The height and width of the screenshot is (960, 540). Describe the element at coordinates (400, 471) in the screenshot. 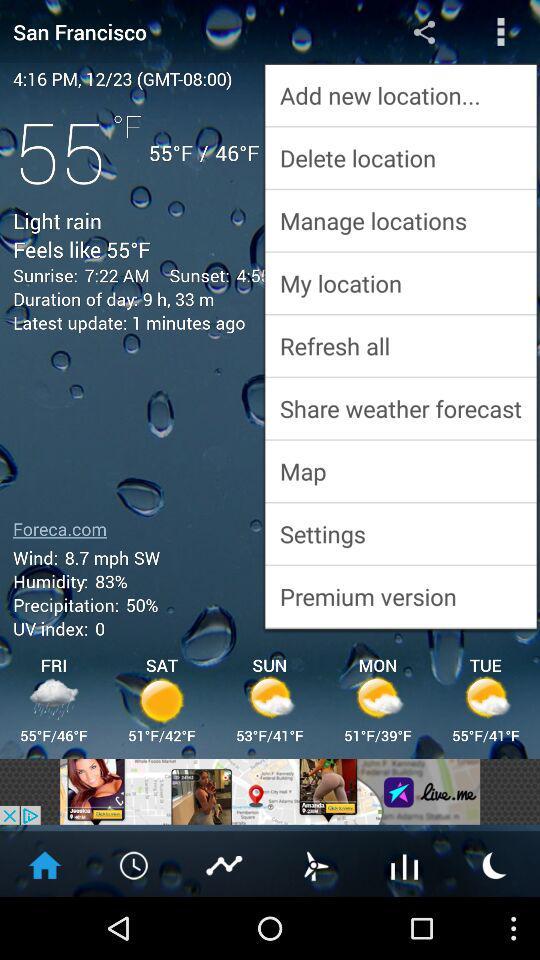

I see `map` at that location.